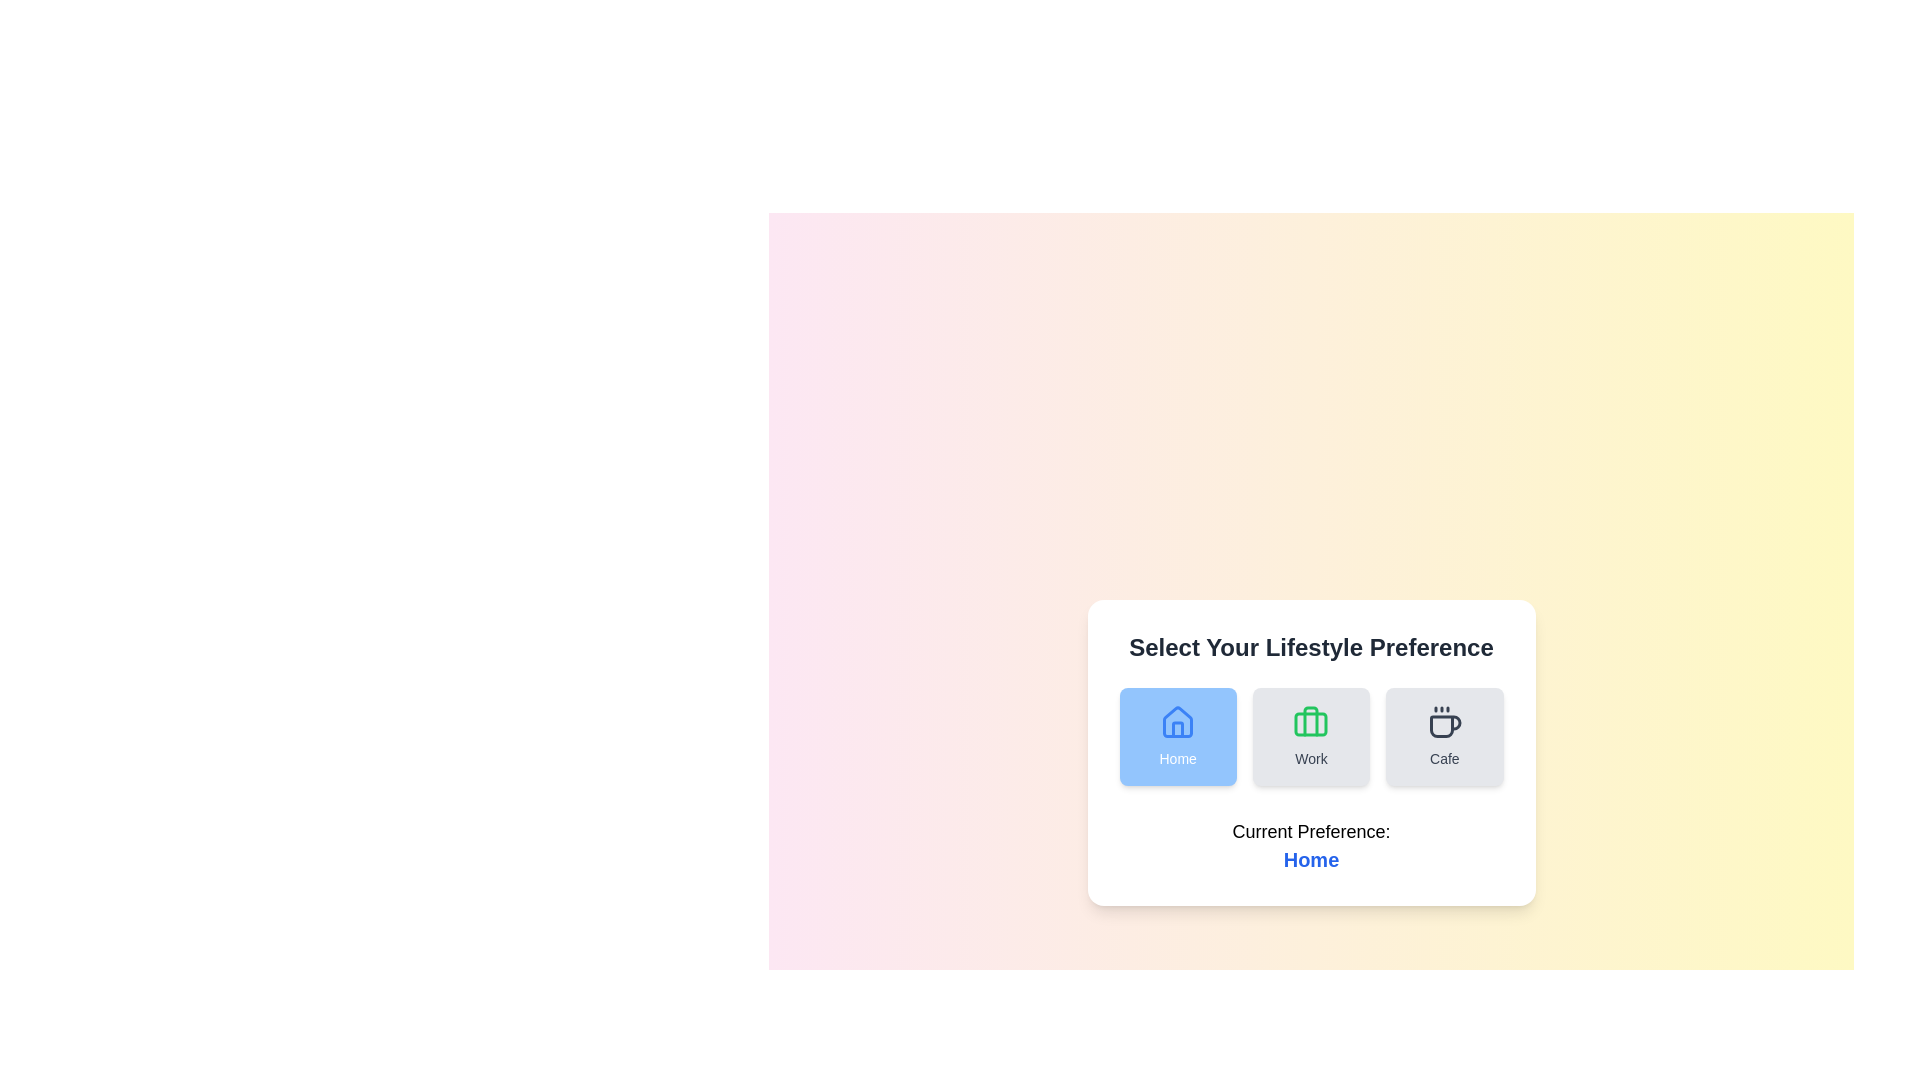  I want to click on the static text header that serves as a label above the options 'Home', 'Work', and 'Cafe', guiding users in their selection, so click(1311, 648).